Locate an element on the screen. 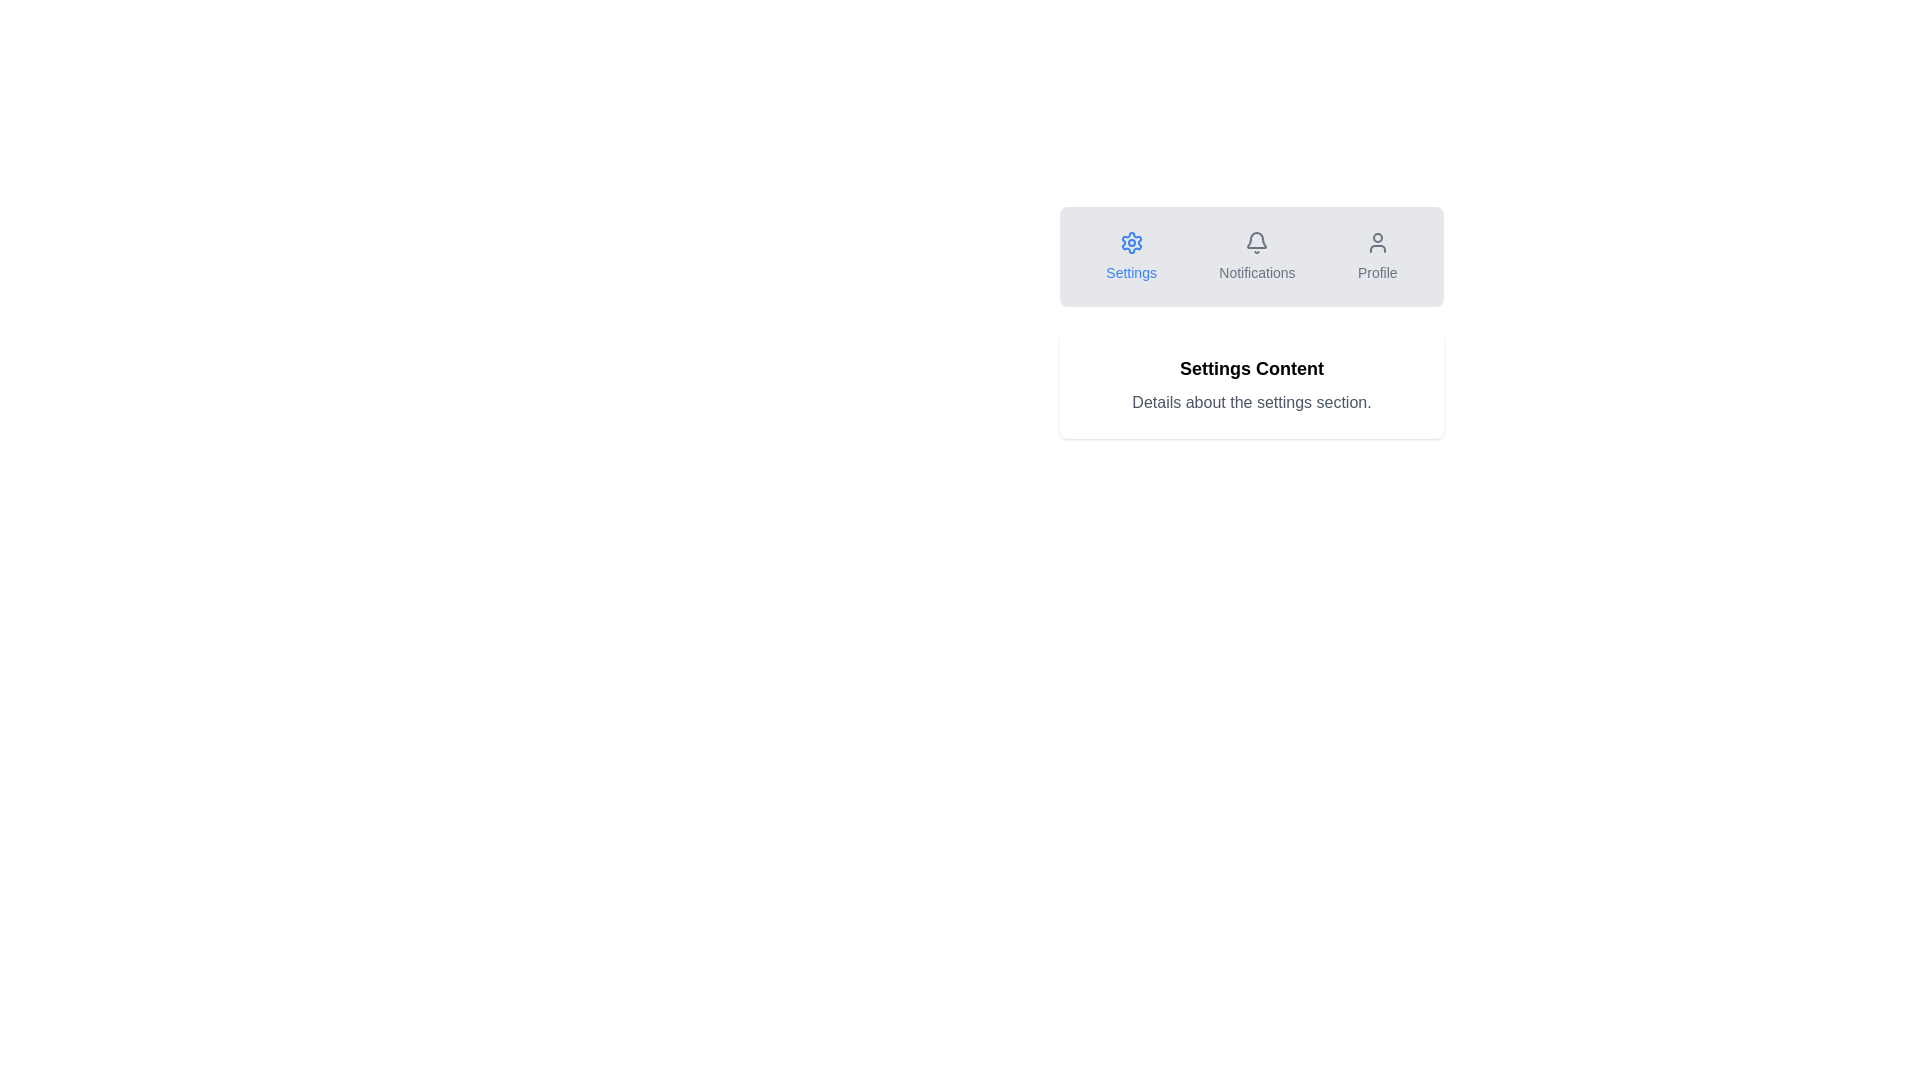 The image size is (1920, 1080). the 'Profile' icon in the navigation bar is located at coordinates (1376, 242).